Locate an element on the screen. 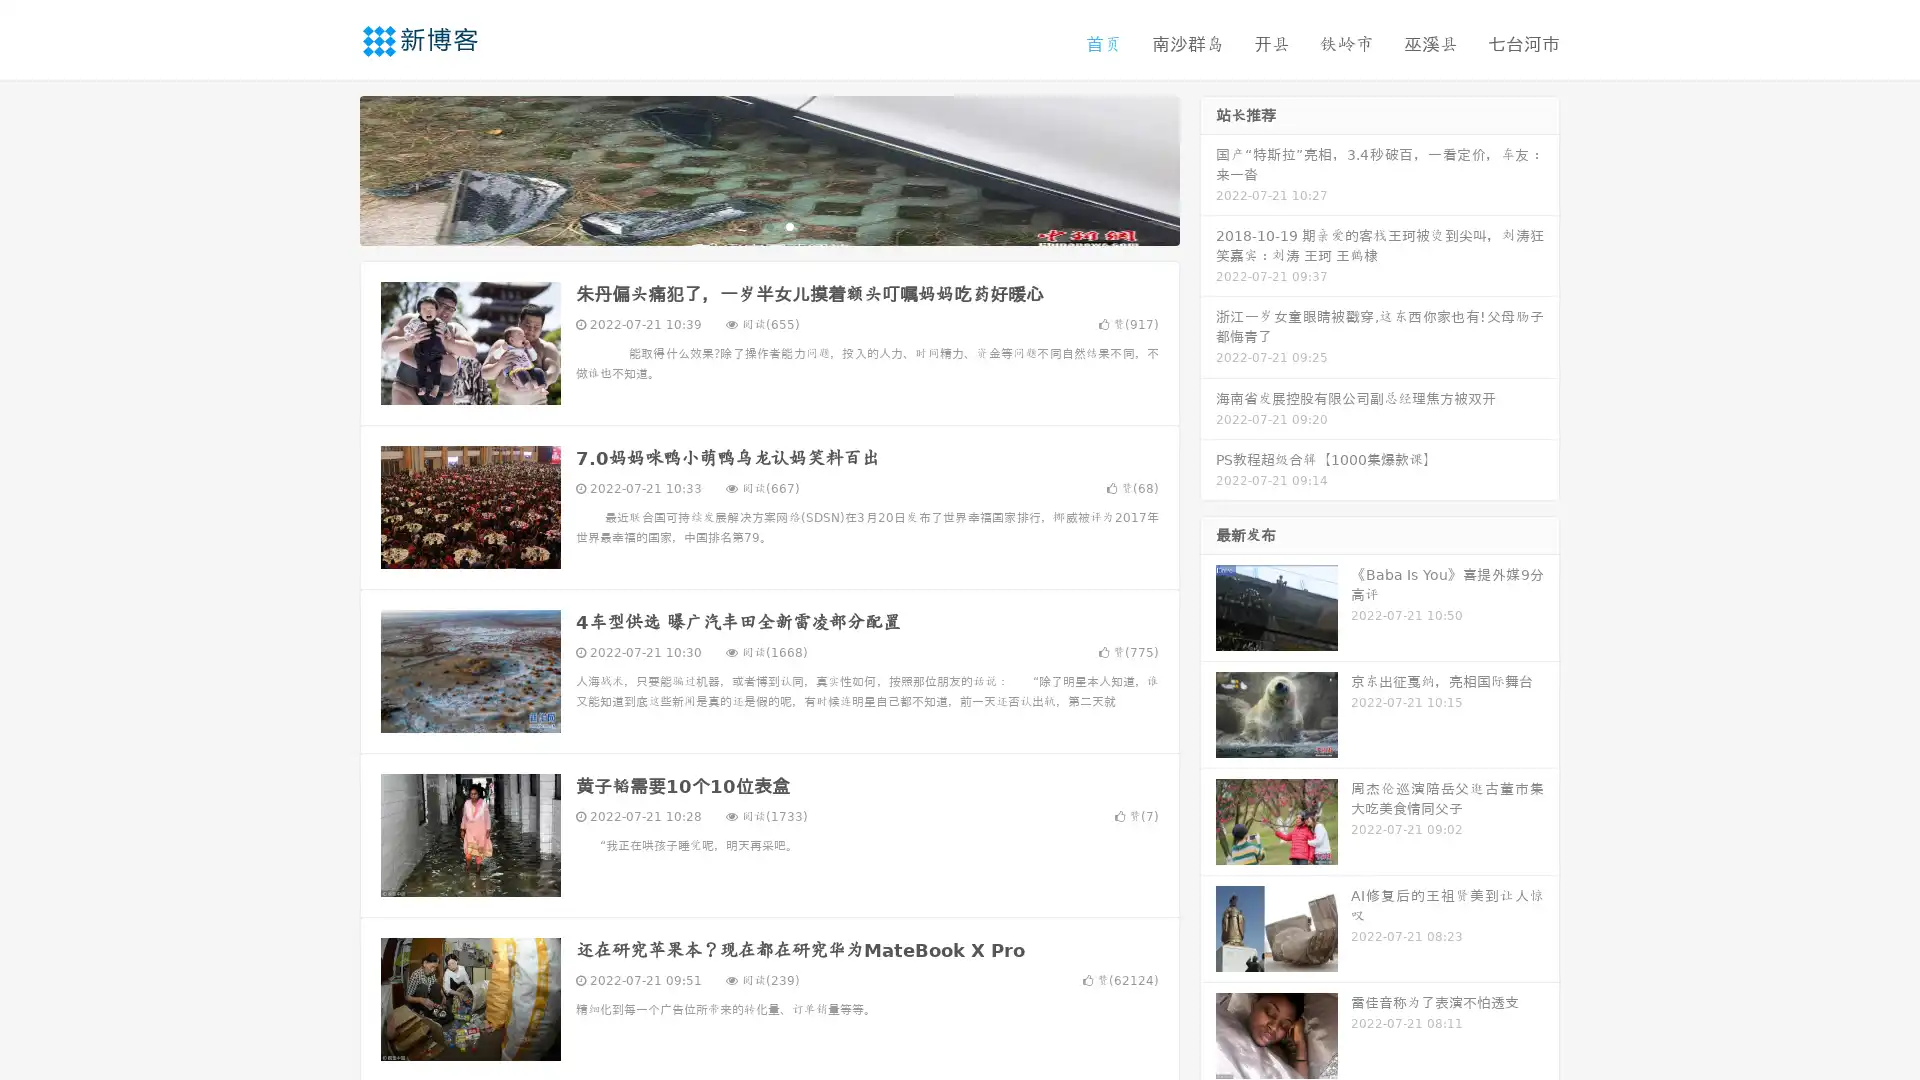 Image resolution: width=1920 pixels, height=1080 pixels. Go to slide 3 is located at coordinates (789, 225).